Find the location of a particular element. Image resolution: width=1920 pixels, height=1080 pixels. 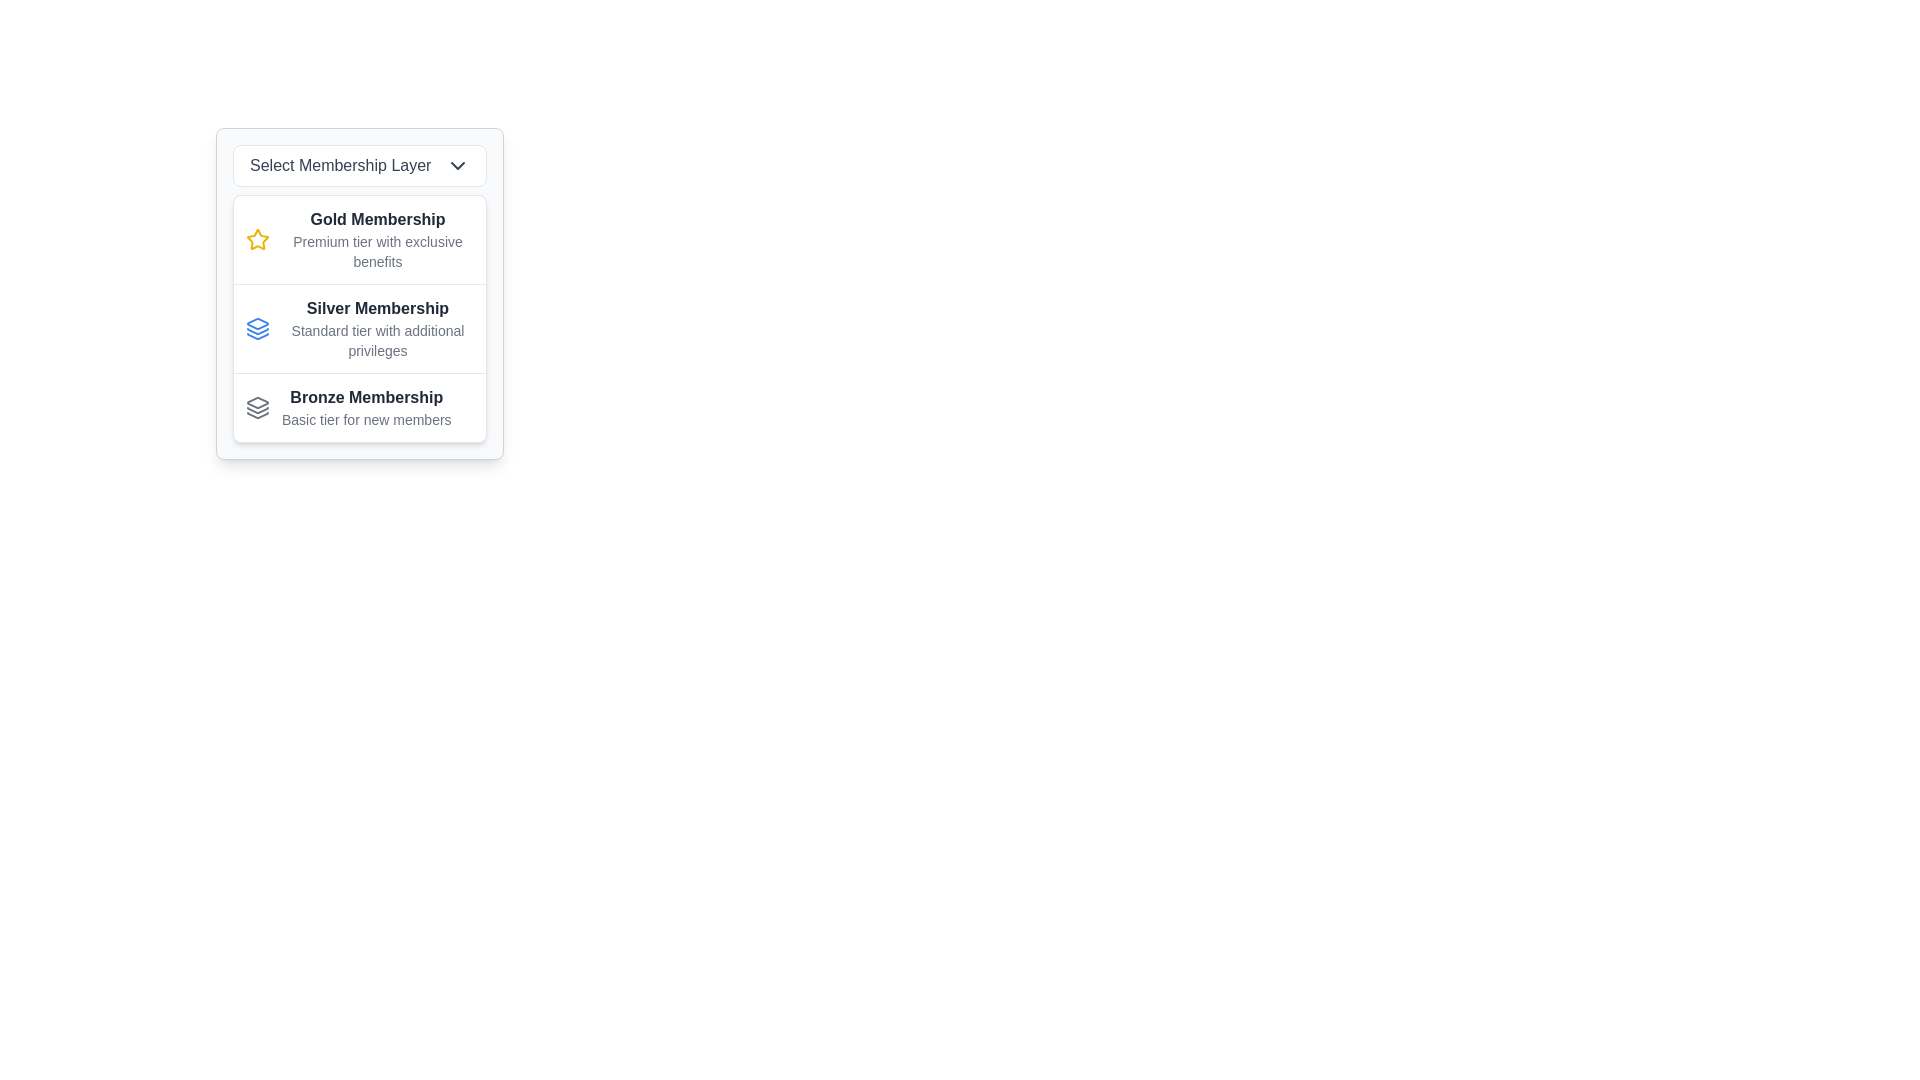

the text label displaying 'Premium tier with exclusive benefits', which is styled in a smaller gray font and positioned directly beneath the 'Gold Membership' heading is located at coordinates (378, 250).